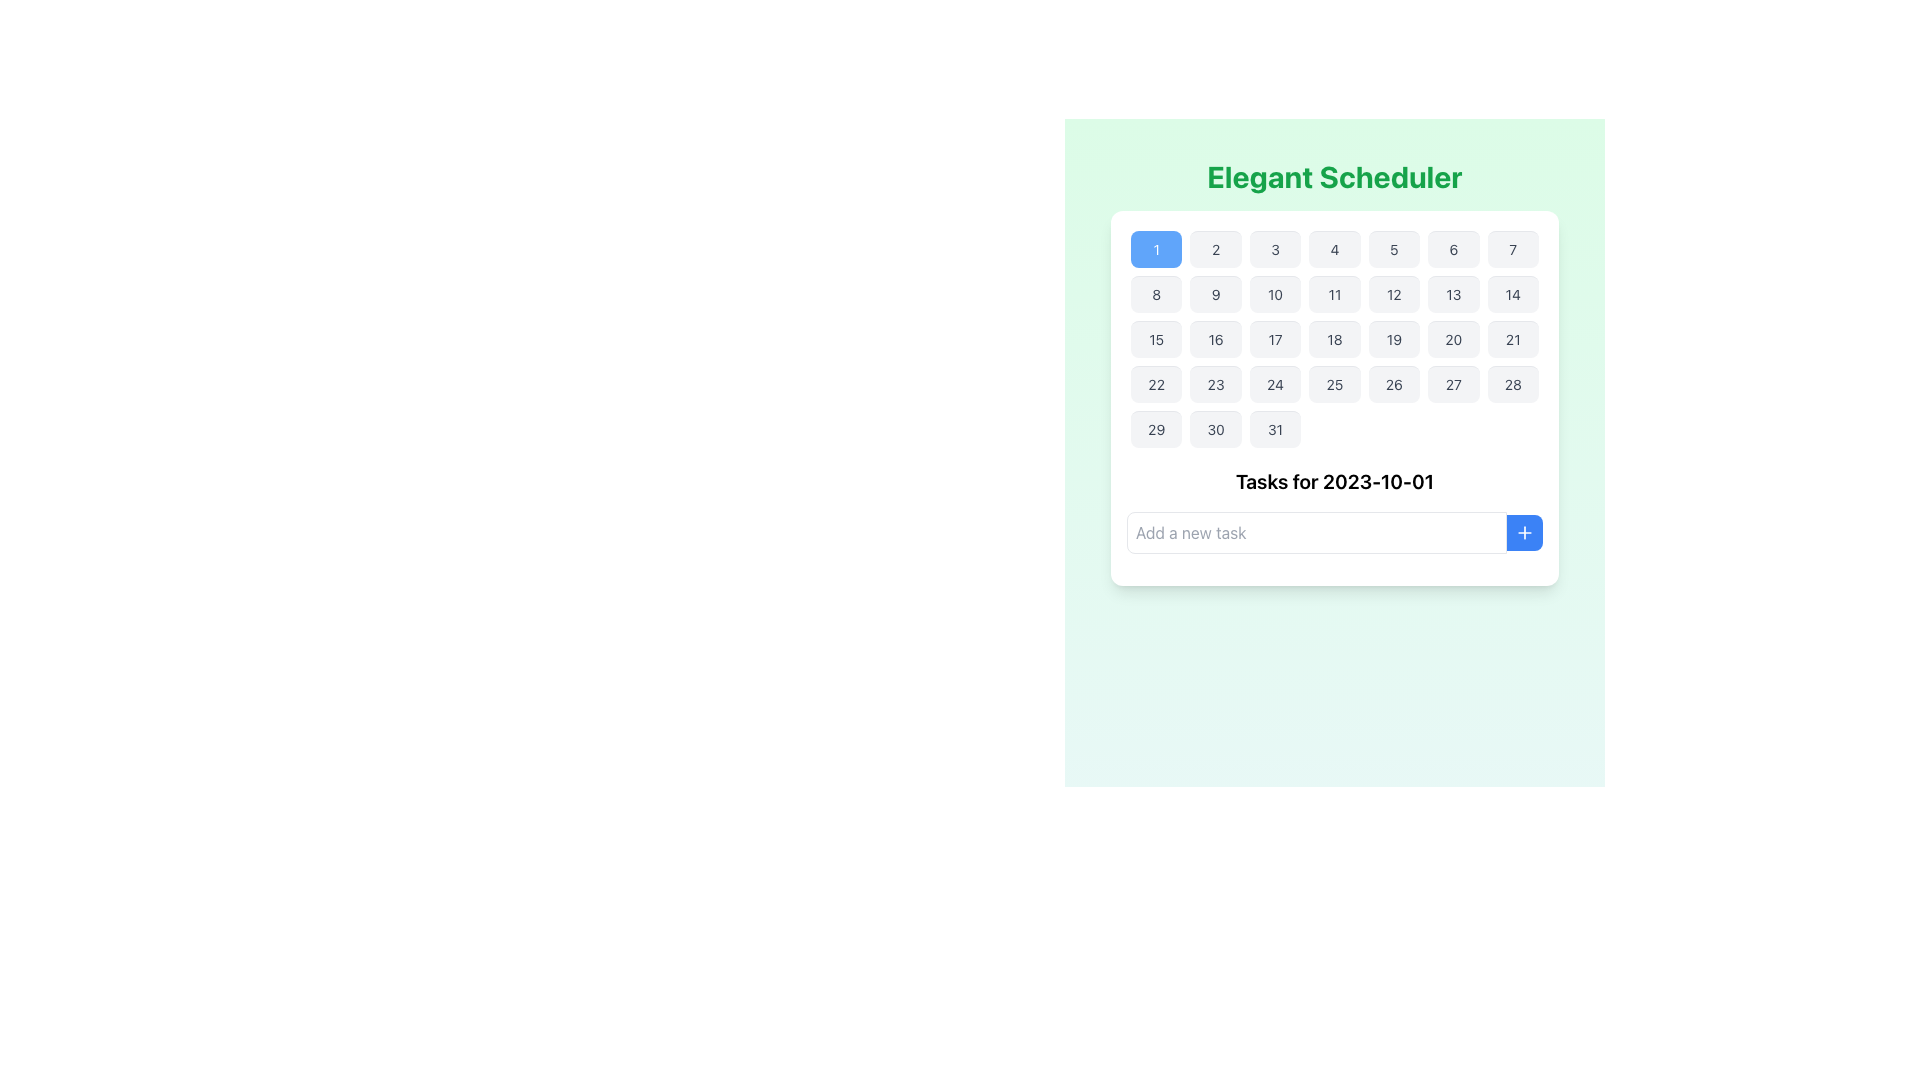 The height and width of the screenshot is (1080, 1920). I want to click on the button representing the date '16' in the calendar interface under the header 'Elegant Scheduler', so click(1215, 338).